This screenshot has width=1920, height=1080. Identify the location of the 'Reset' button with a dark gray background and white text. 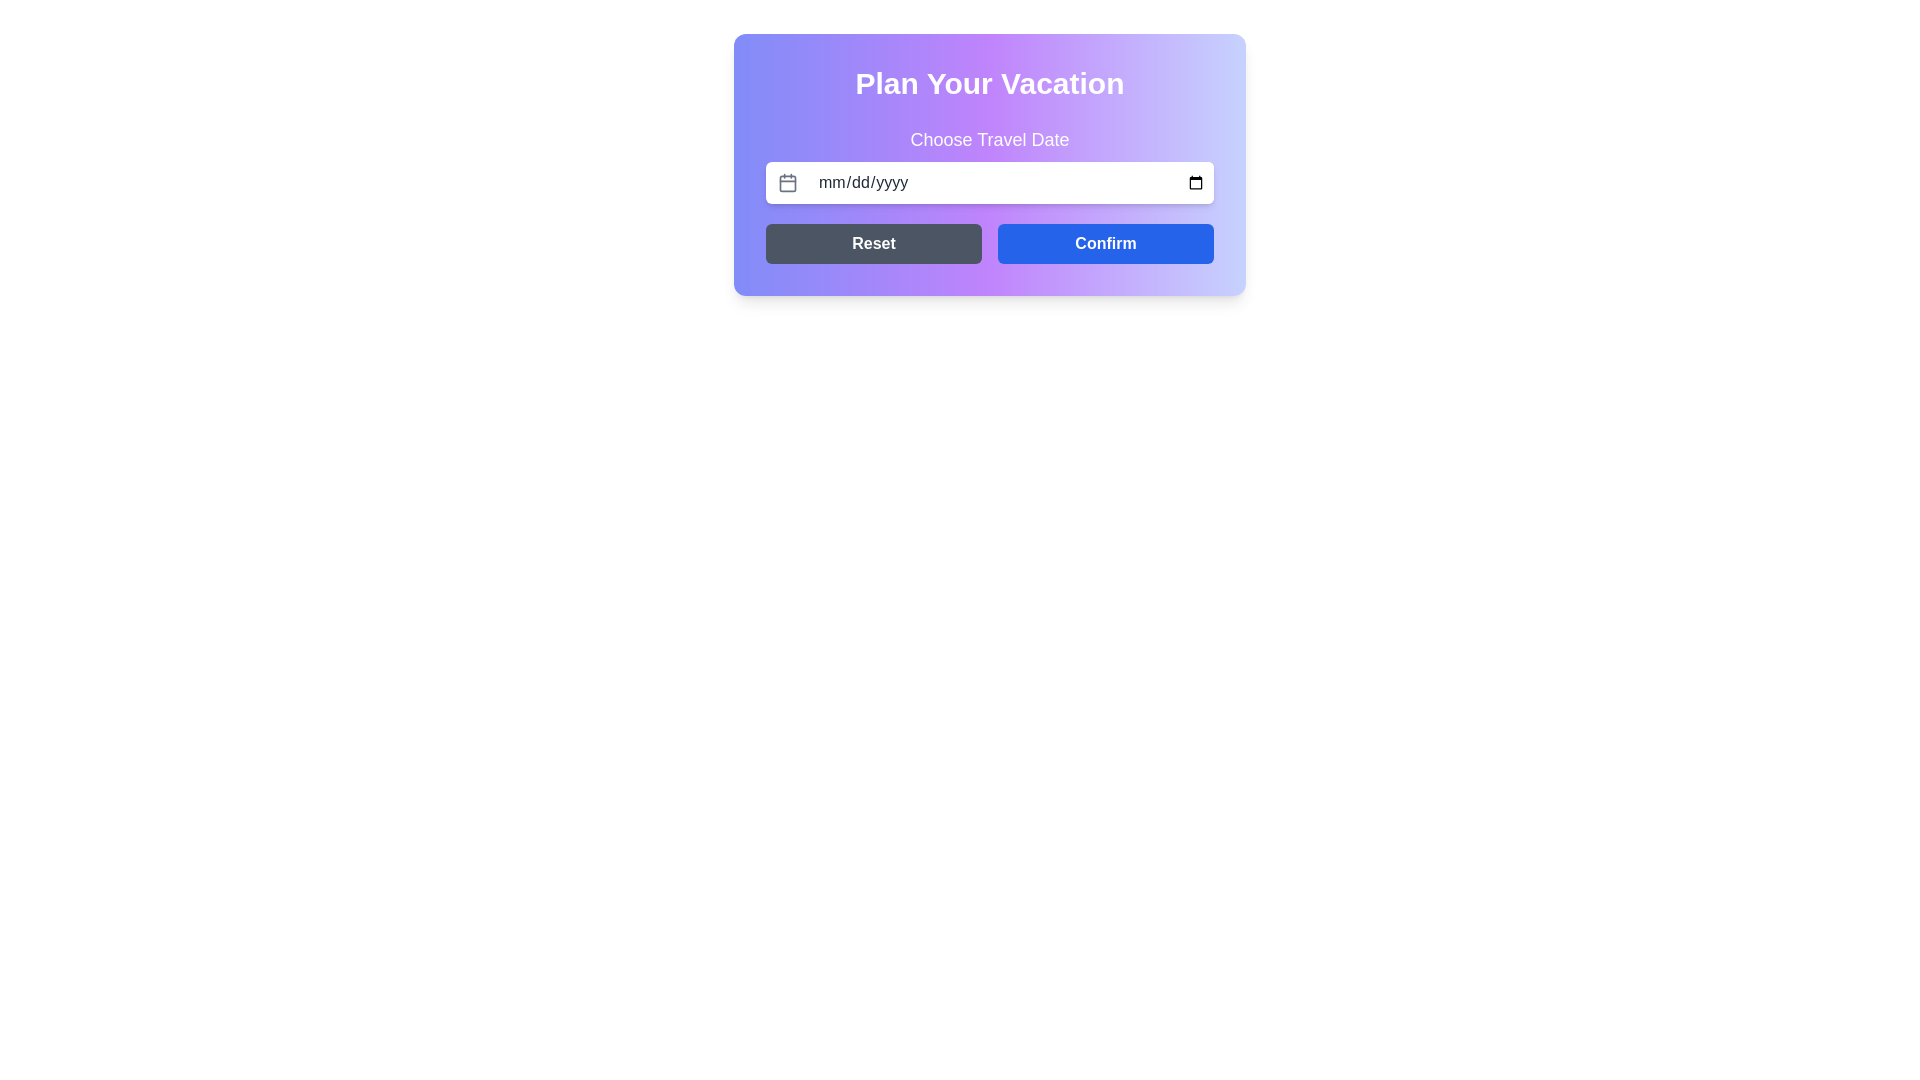
(873, 242).